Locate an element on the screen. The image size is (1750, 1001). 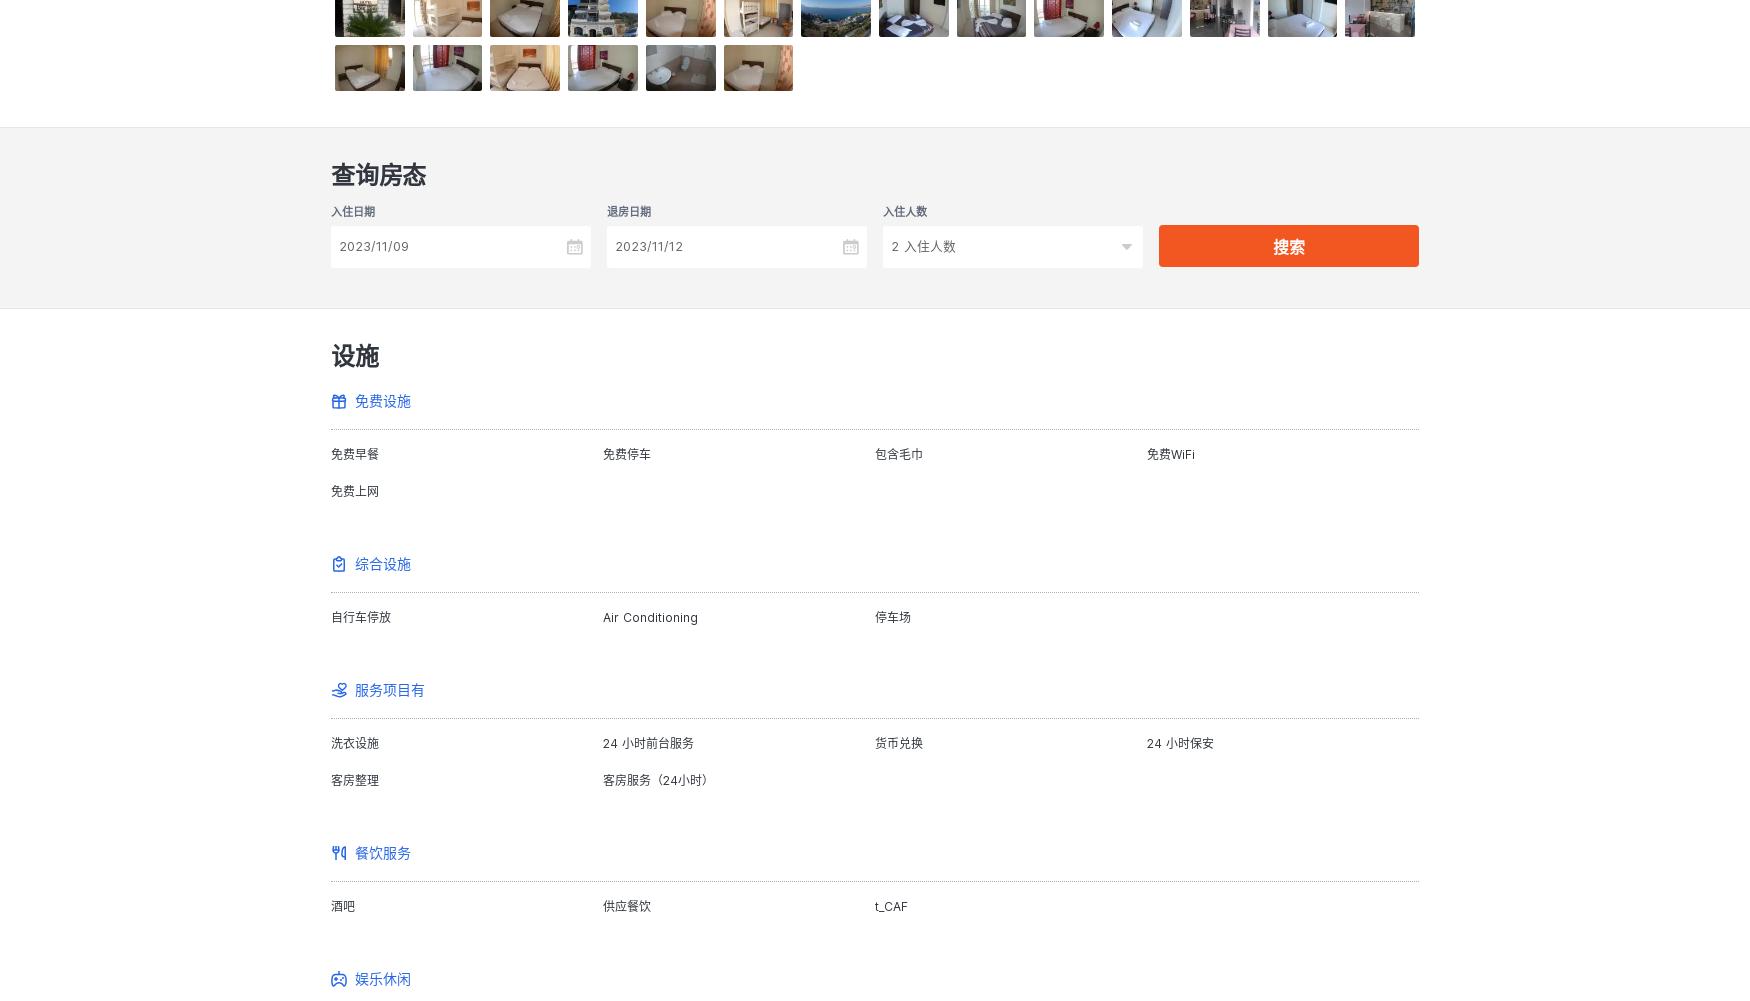
'客房服务（24小时）' is located at coordinates (657, 780).